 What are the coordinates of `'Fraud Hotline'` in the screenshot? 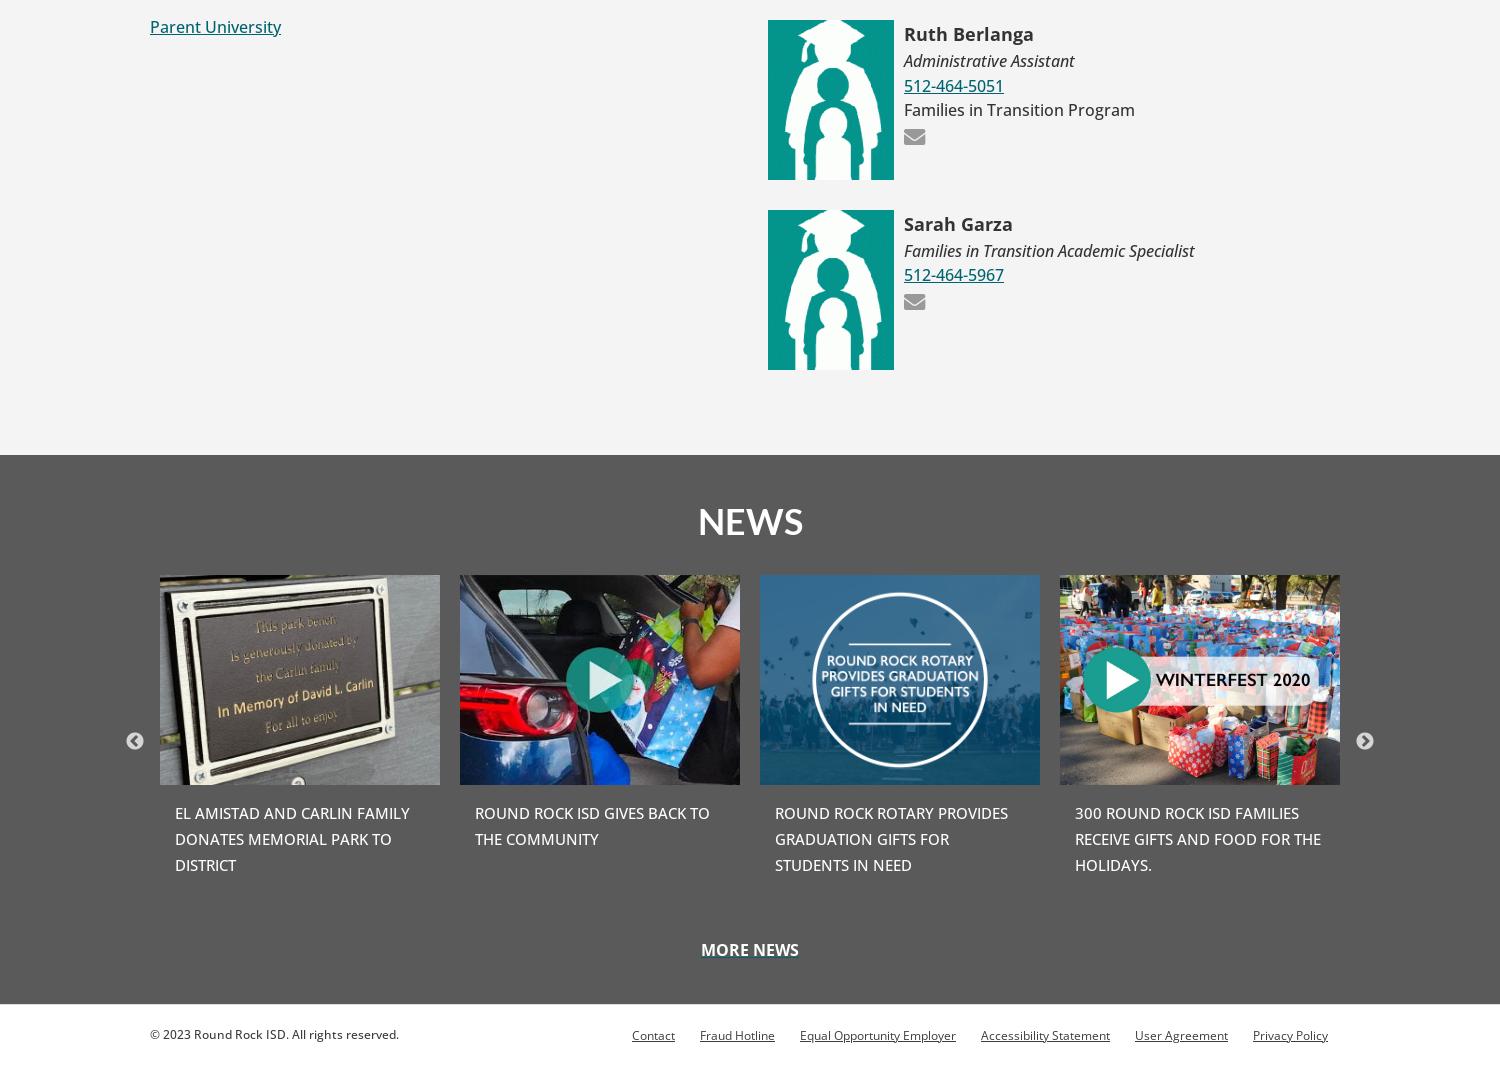 It's located at (736, 1034).